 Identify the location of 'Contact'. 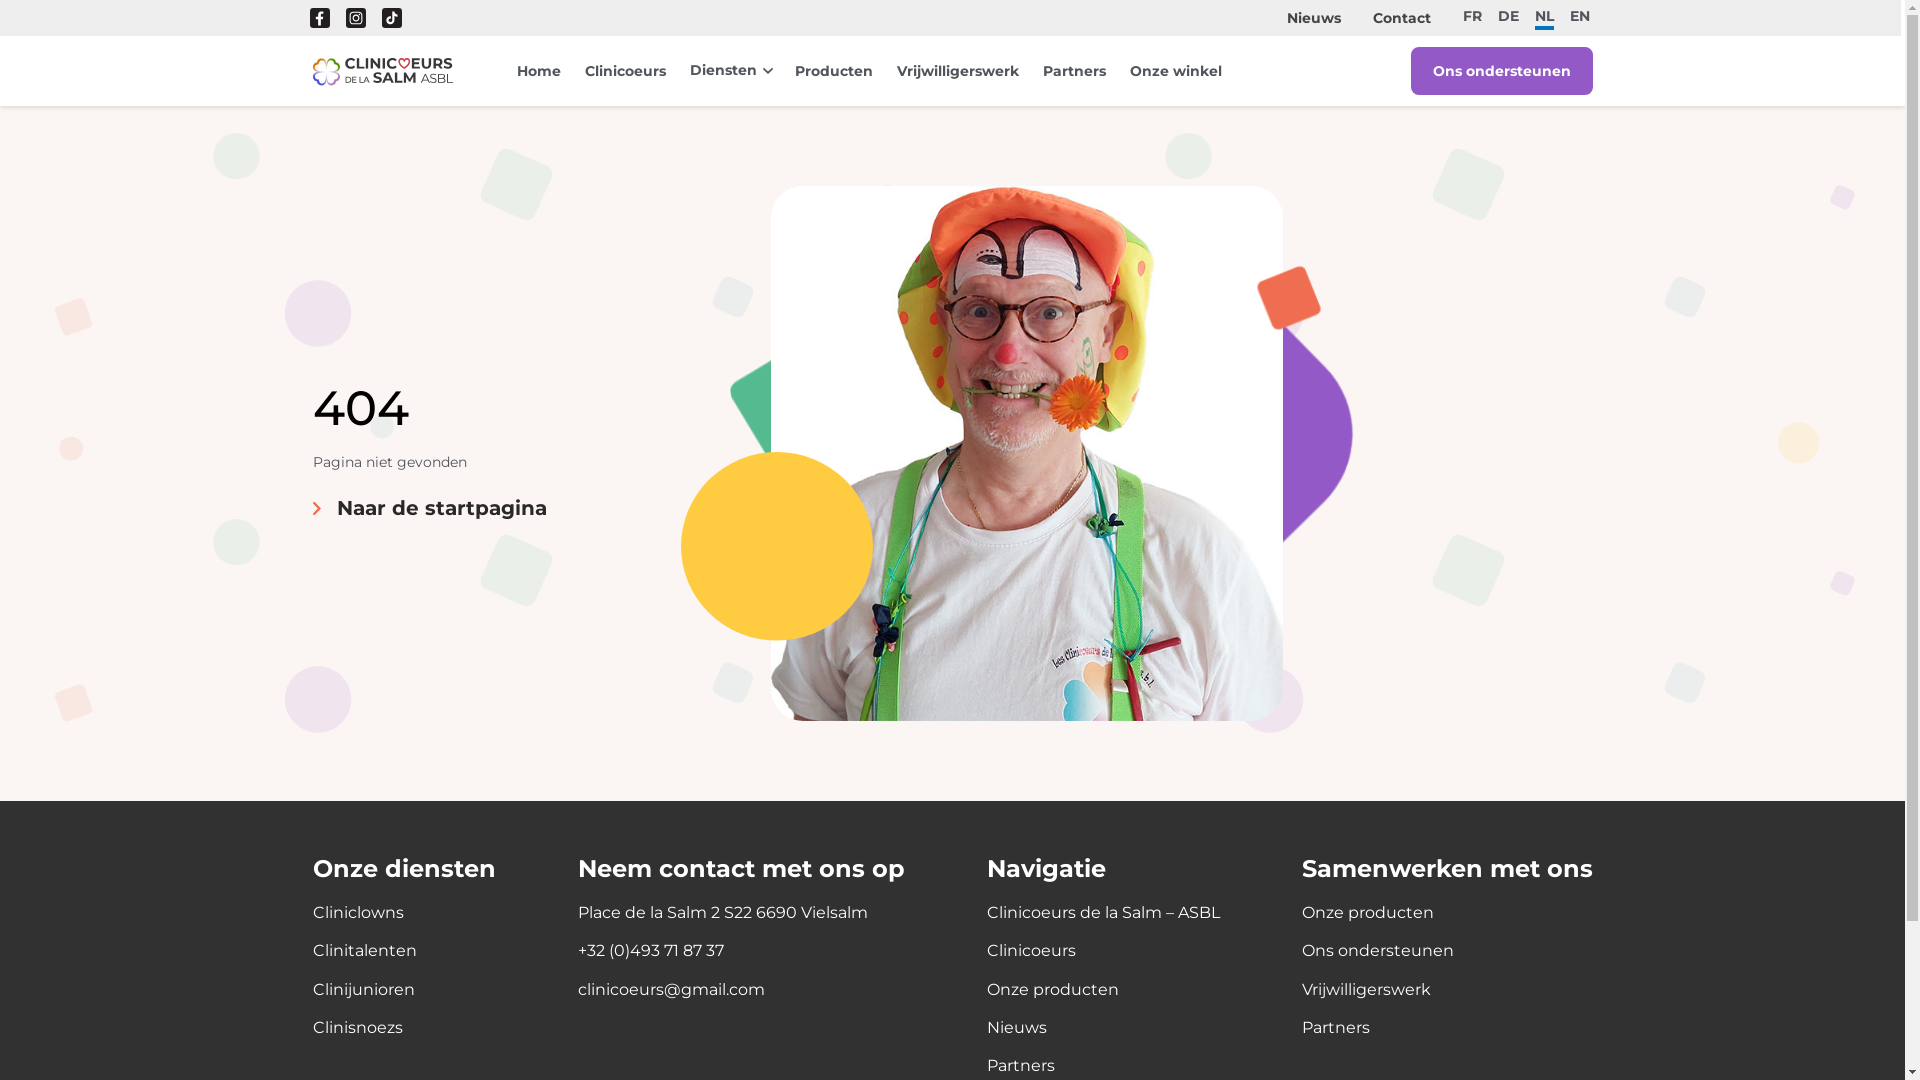
(1371, 18).